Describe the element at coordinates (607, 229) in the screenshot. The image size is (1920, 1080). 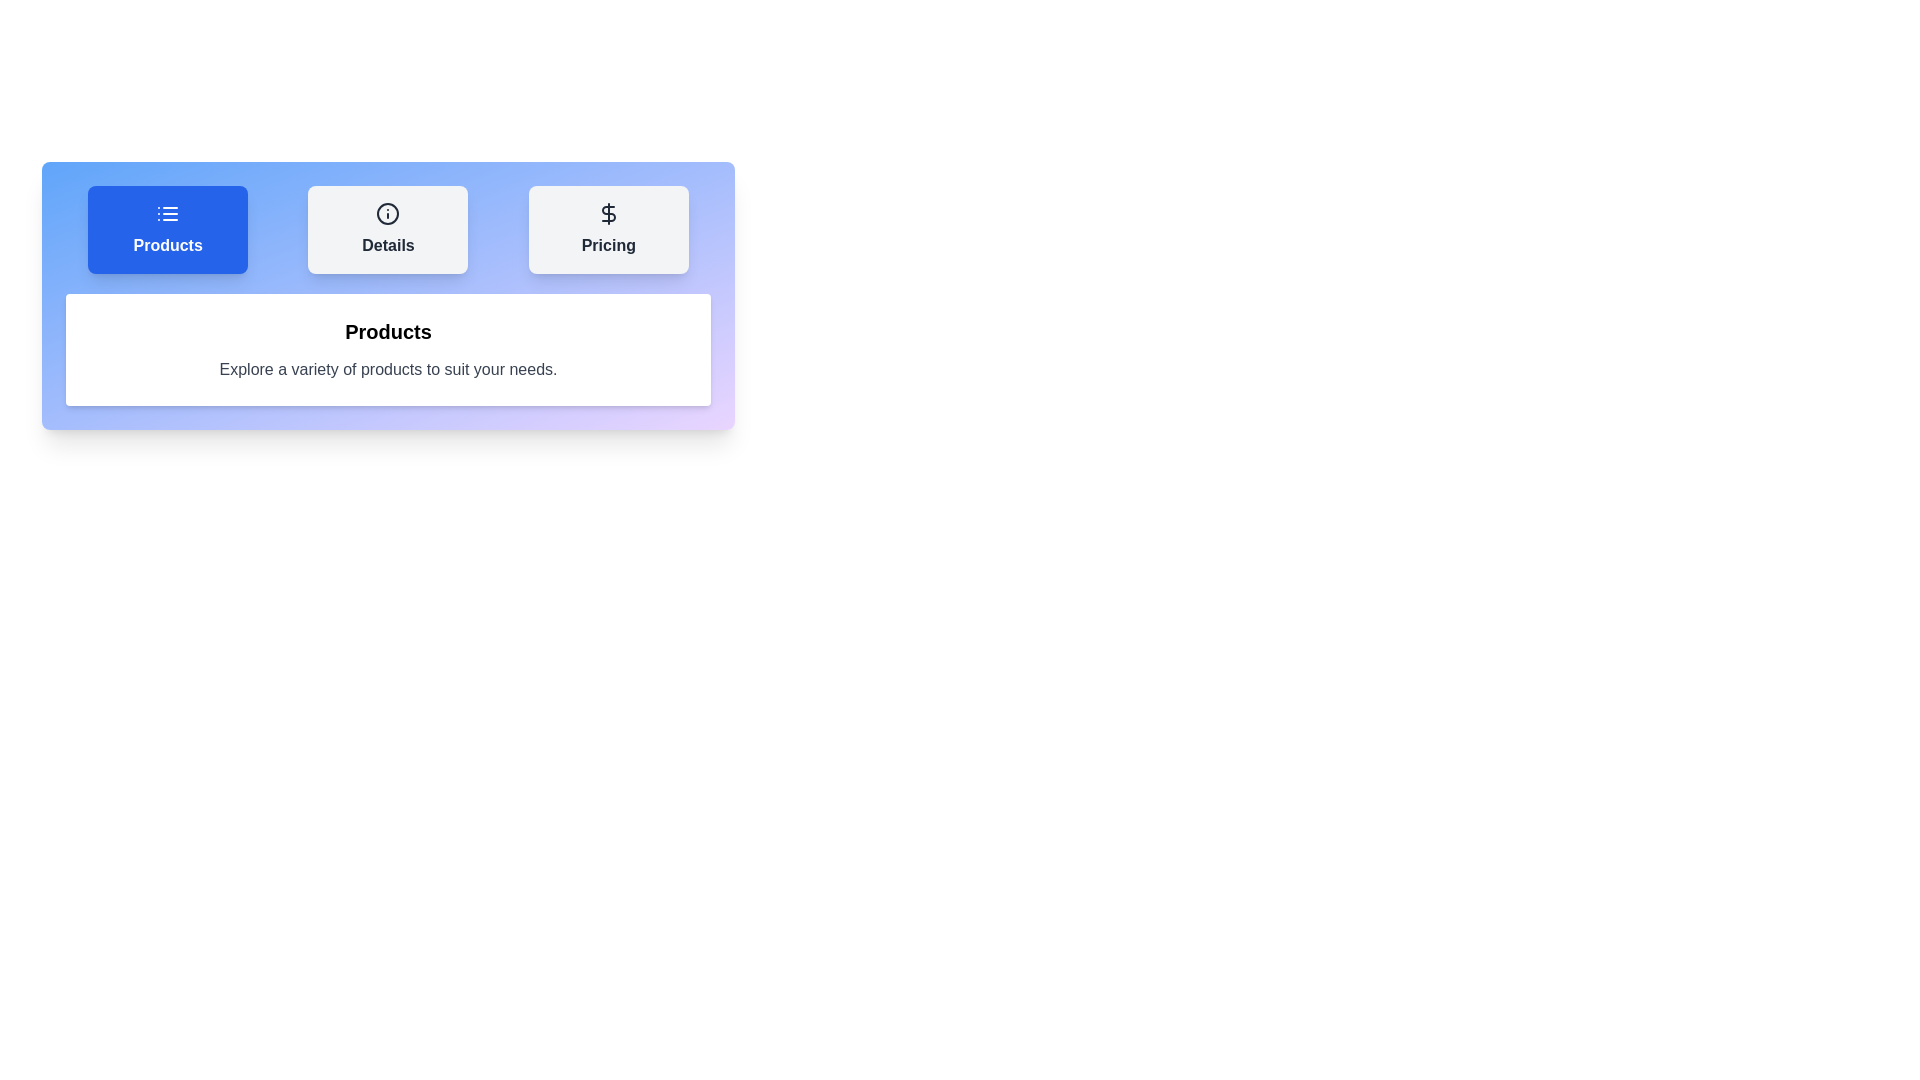
I see `the tab button labeled Pricing` at that location.